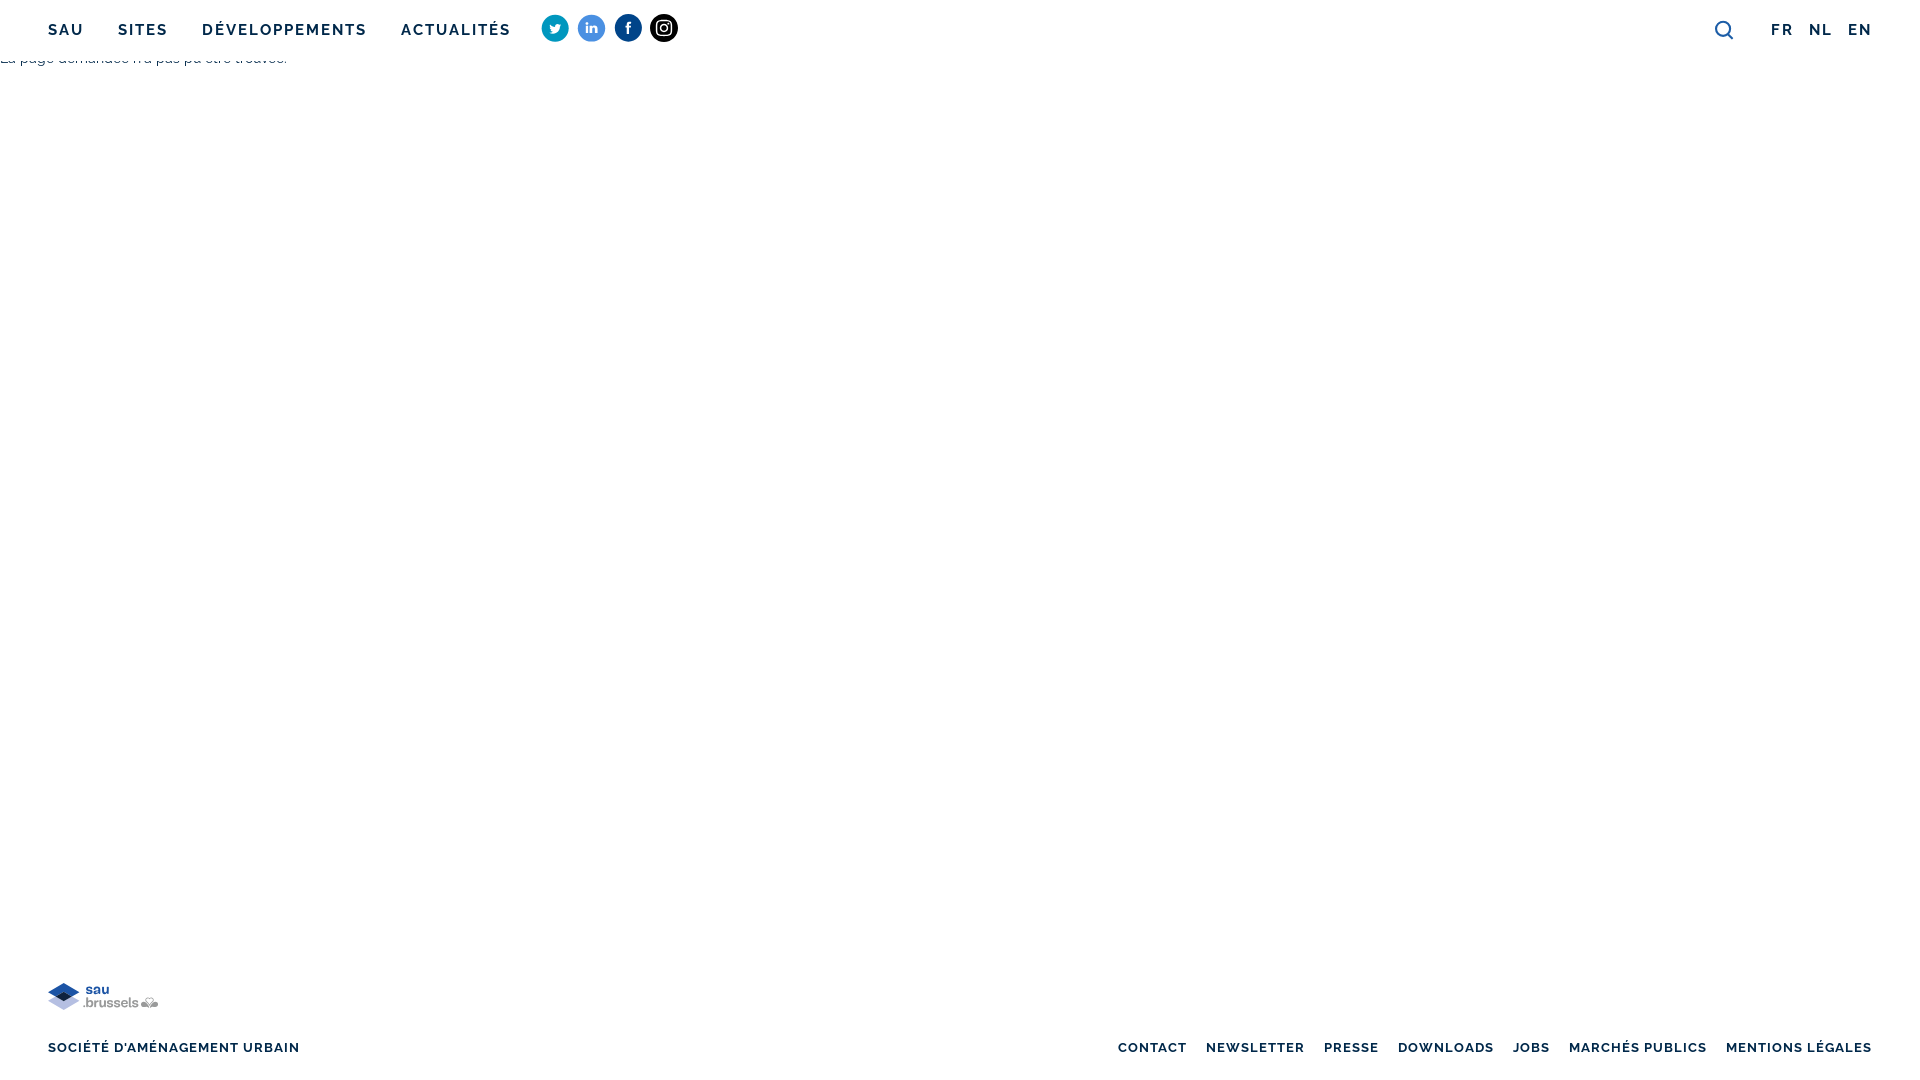 Image resolution: width=1920 pixels, height=1080 pixels. Describe the element at coordinates (1820, 30) in the screenshot. I see `'NL'` at that location.